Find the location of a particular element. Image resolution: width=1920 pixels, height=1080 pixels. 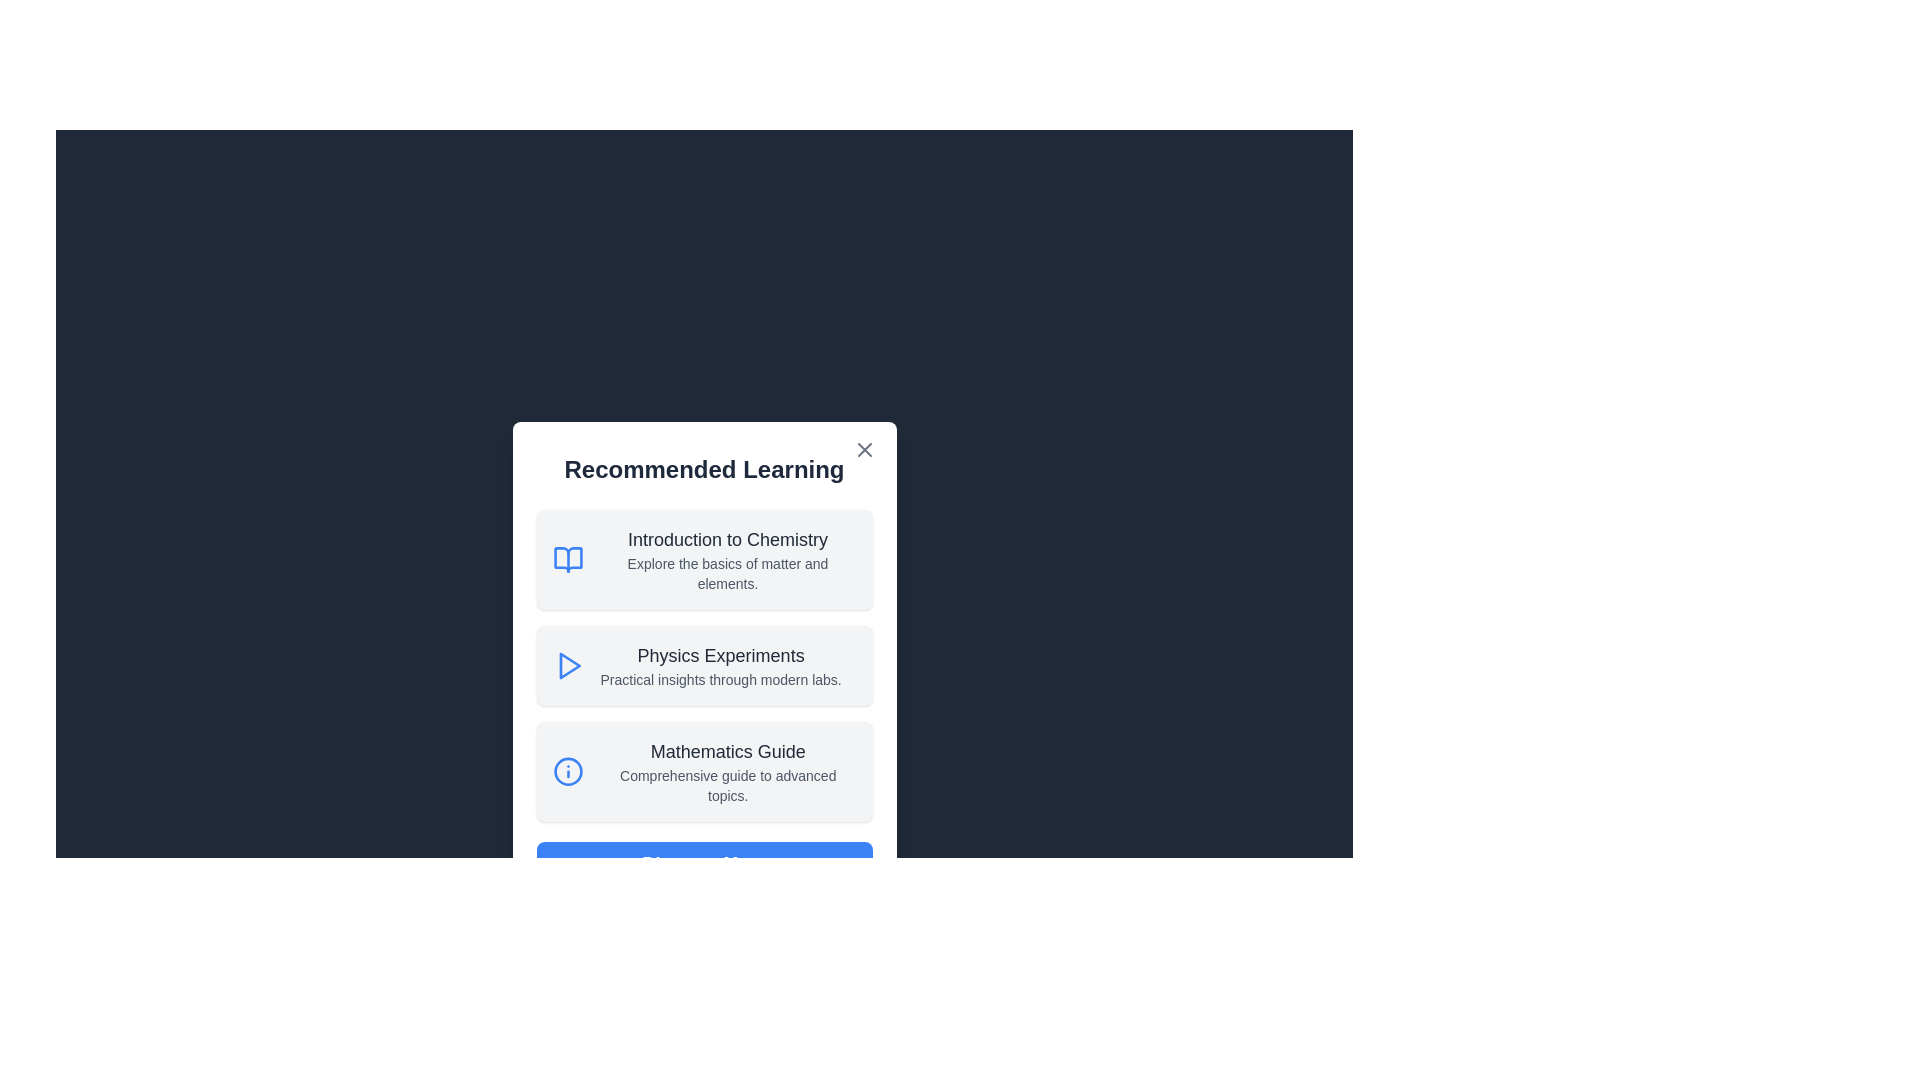

title 'Introduction to Chemistry' displayed prominently in a bold, large font at the top of the 'Recommended Learning' modal interface is located at coordinates (727, 540).